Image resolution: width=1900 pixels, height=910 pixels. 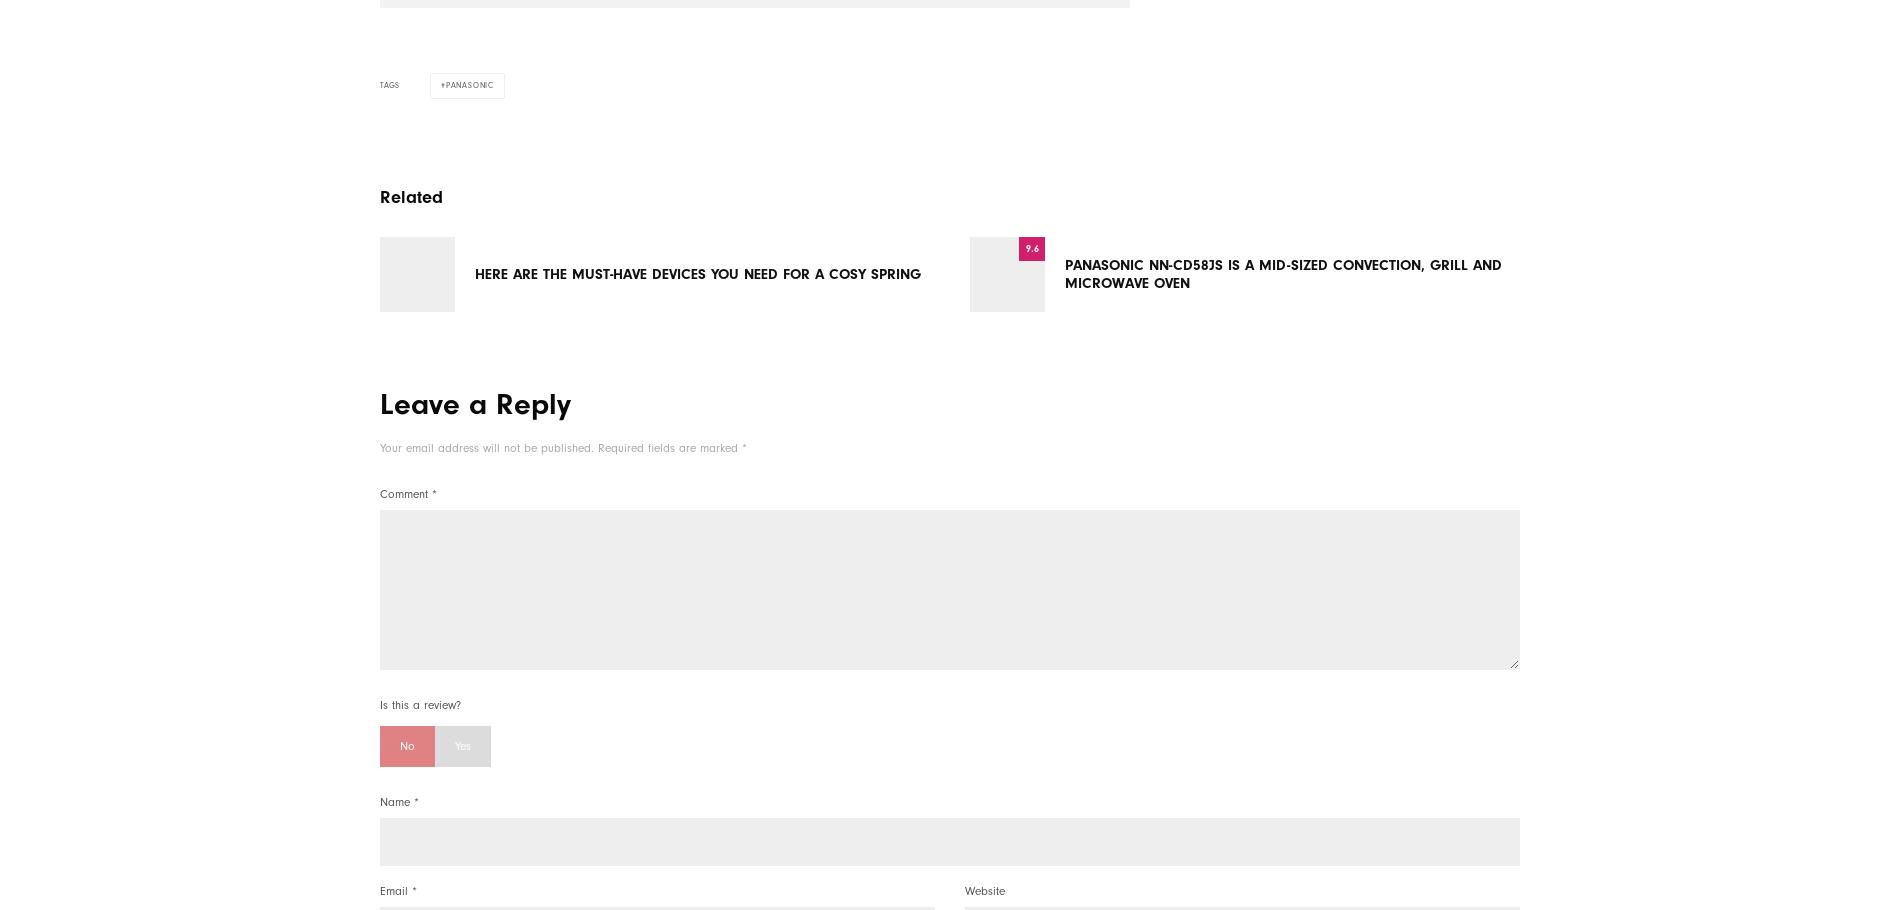 I want to click on 'Is this a review?', so click(x=419, y=704).